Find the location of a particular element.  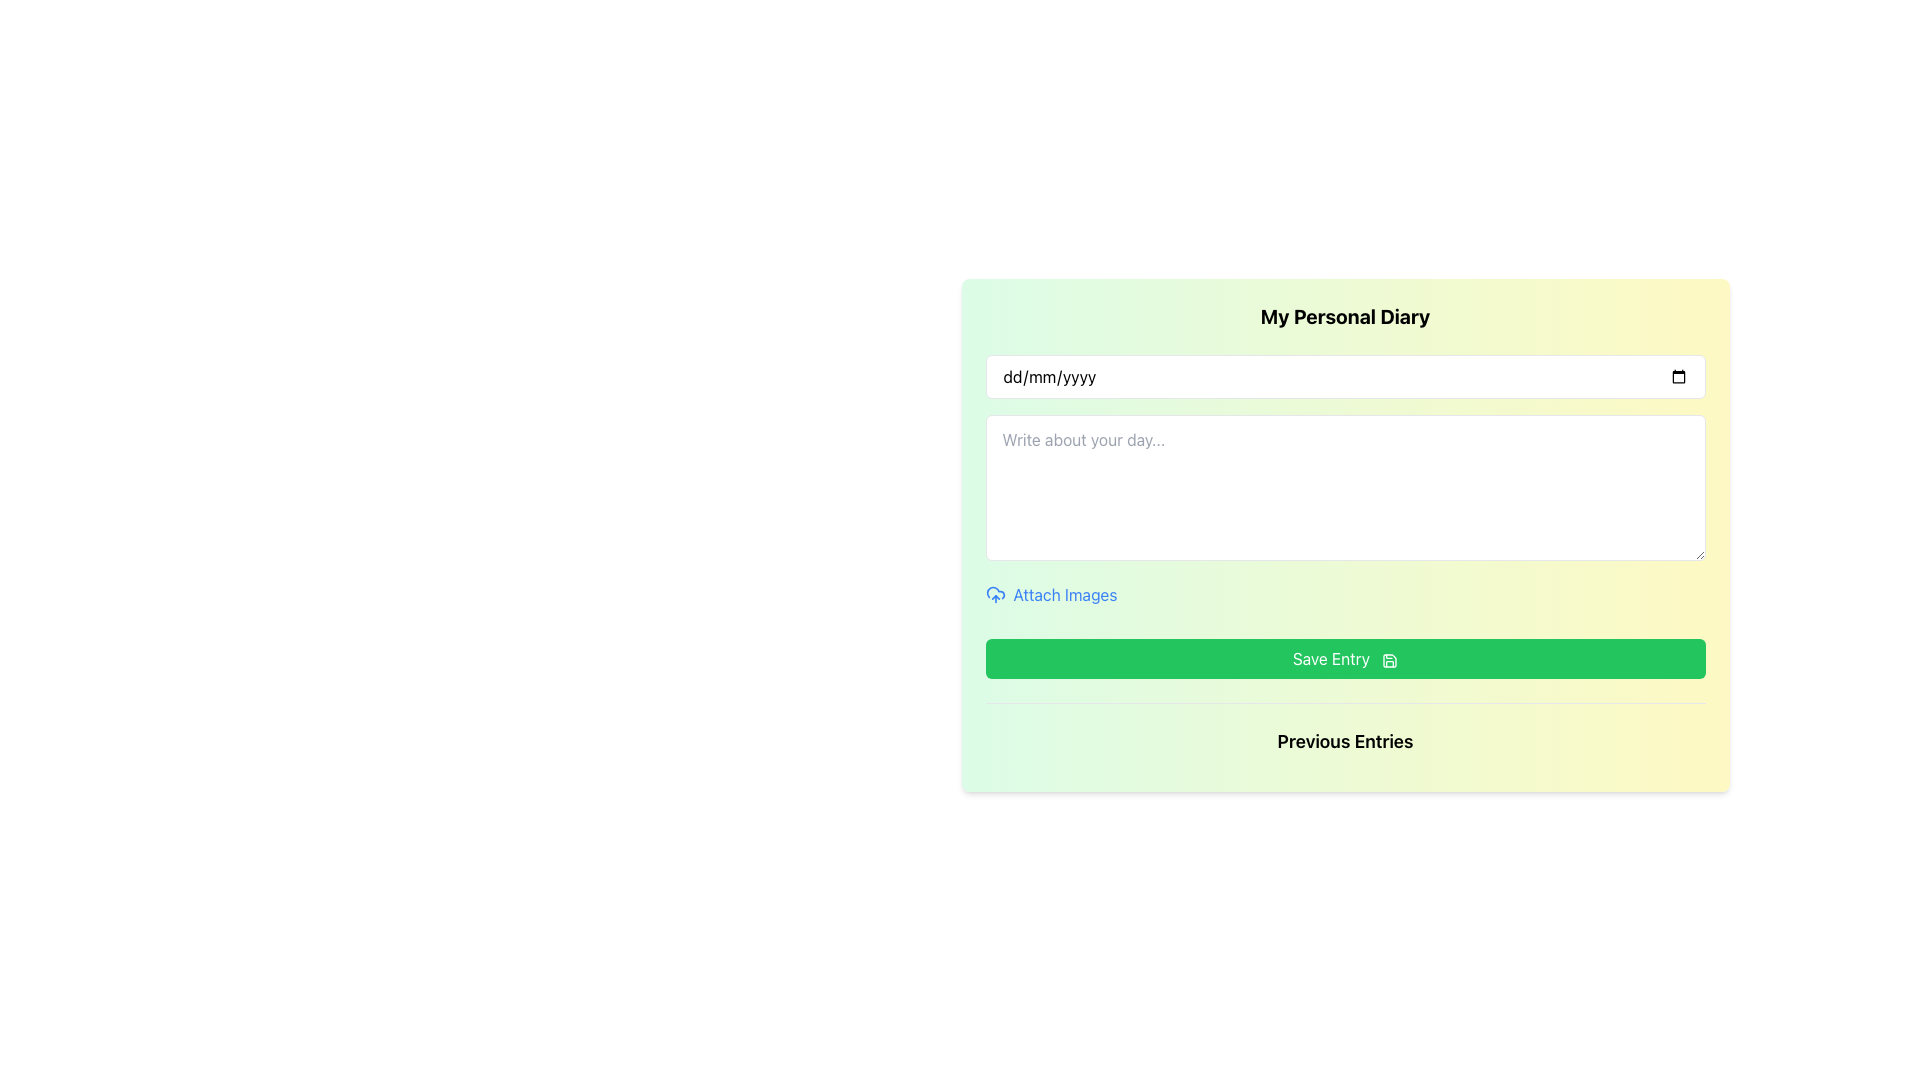

the static text label or section heading that serves as a header for previously logged entries, located beneath the 'Save Entry' button is located at coordinates (1345, 741).